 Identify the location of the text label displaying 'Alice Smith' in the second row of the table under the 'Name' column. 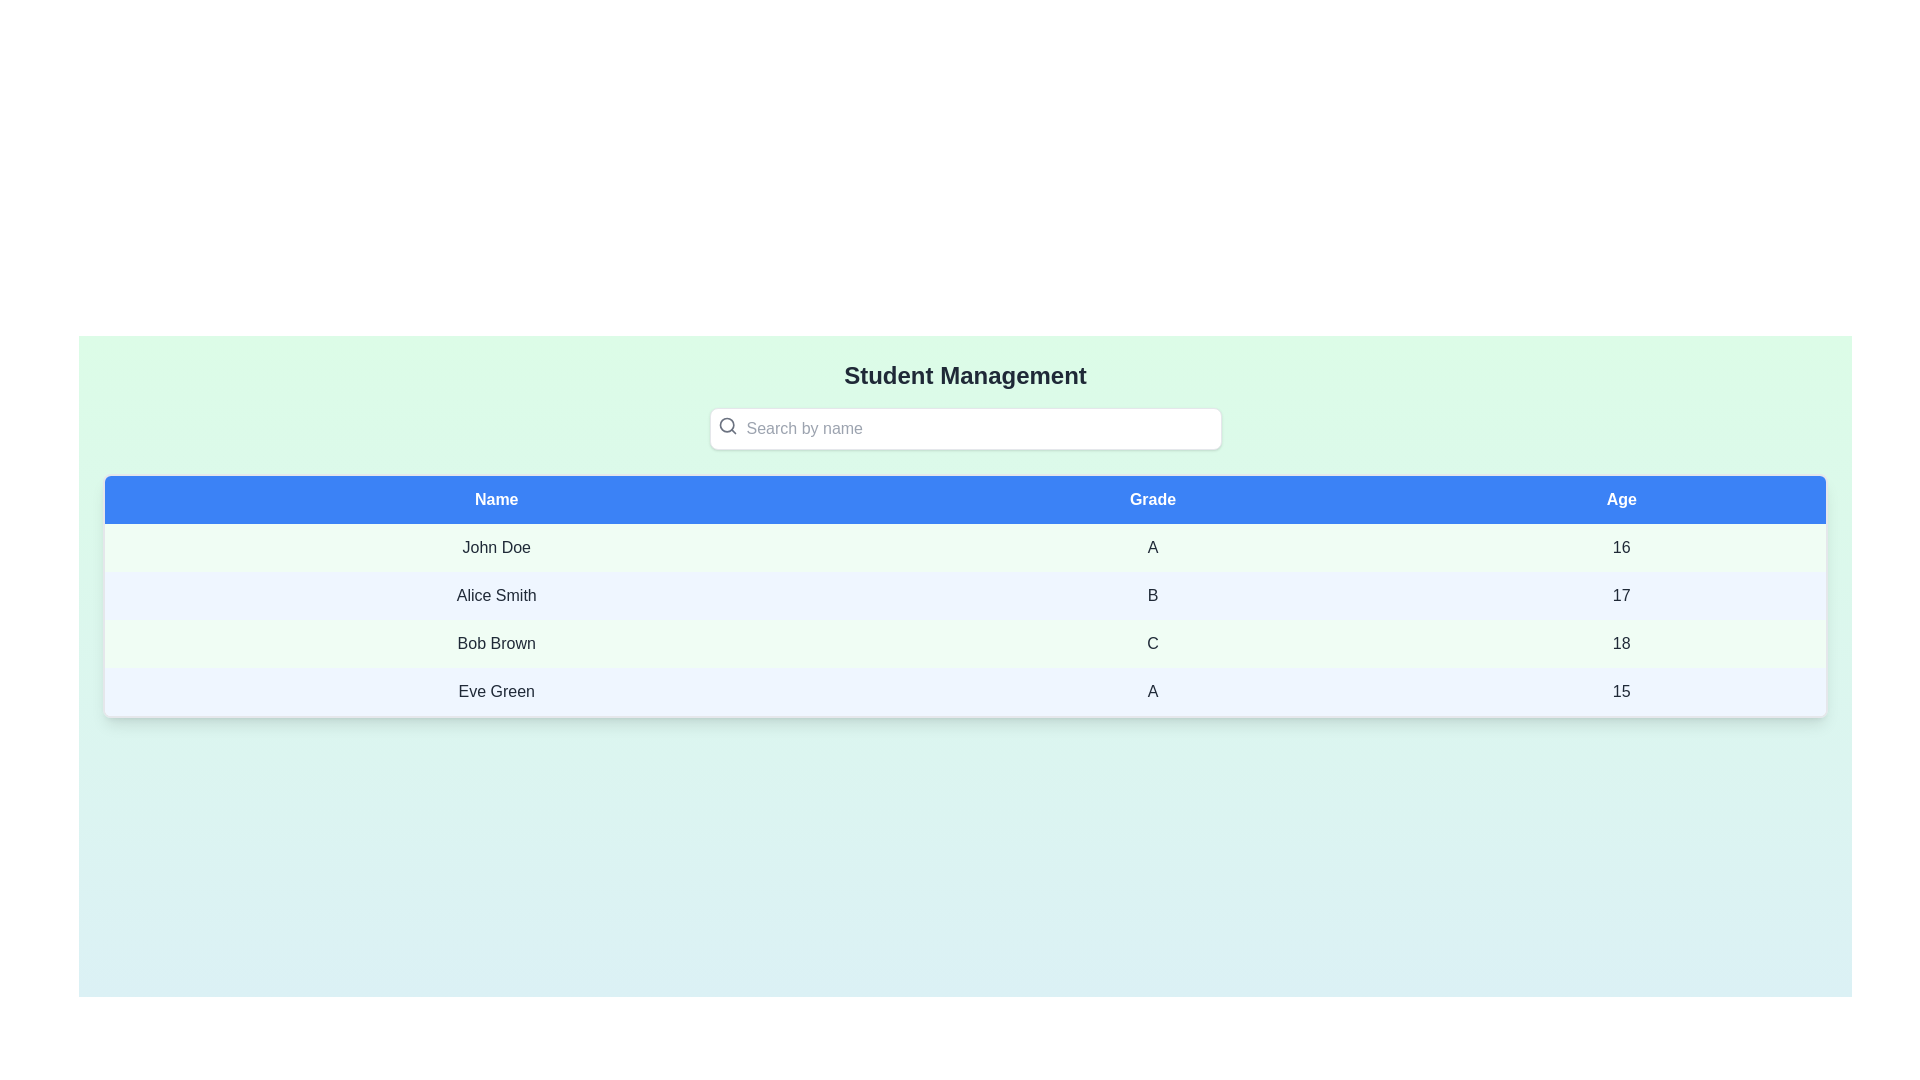
(496, 595).